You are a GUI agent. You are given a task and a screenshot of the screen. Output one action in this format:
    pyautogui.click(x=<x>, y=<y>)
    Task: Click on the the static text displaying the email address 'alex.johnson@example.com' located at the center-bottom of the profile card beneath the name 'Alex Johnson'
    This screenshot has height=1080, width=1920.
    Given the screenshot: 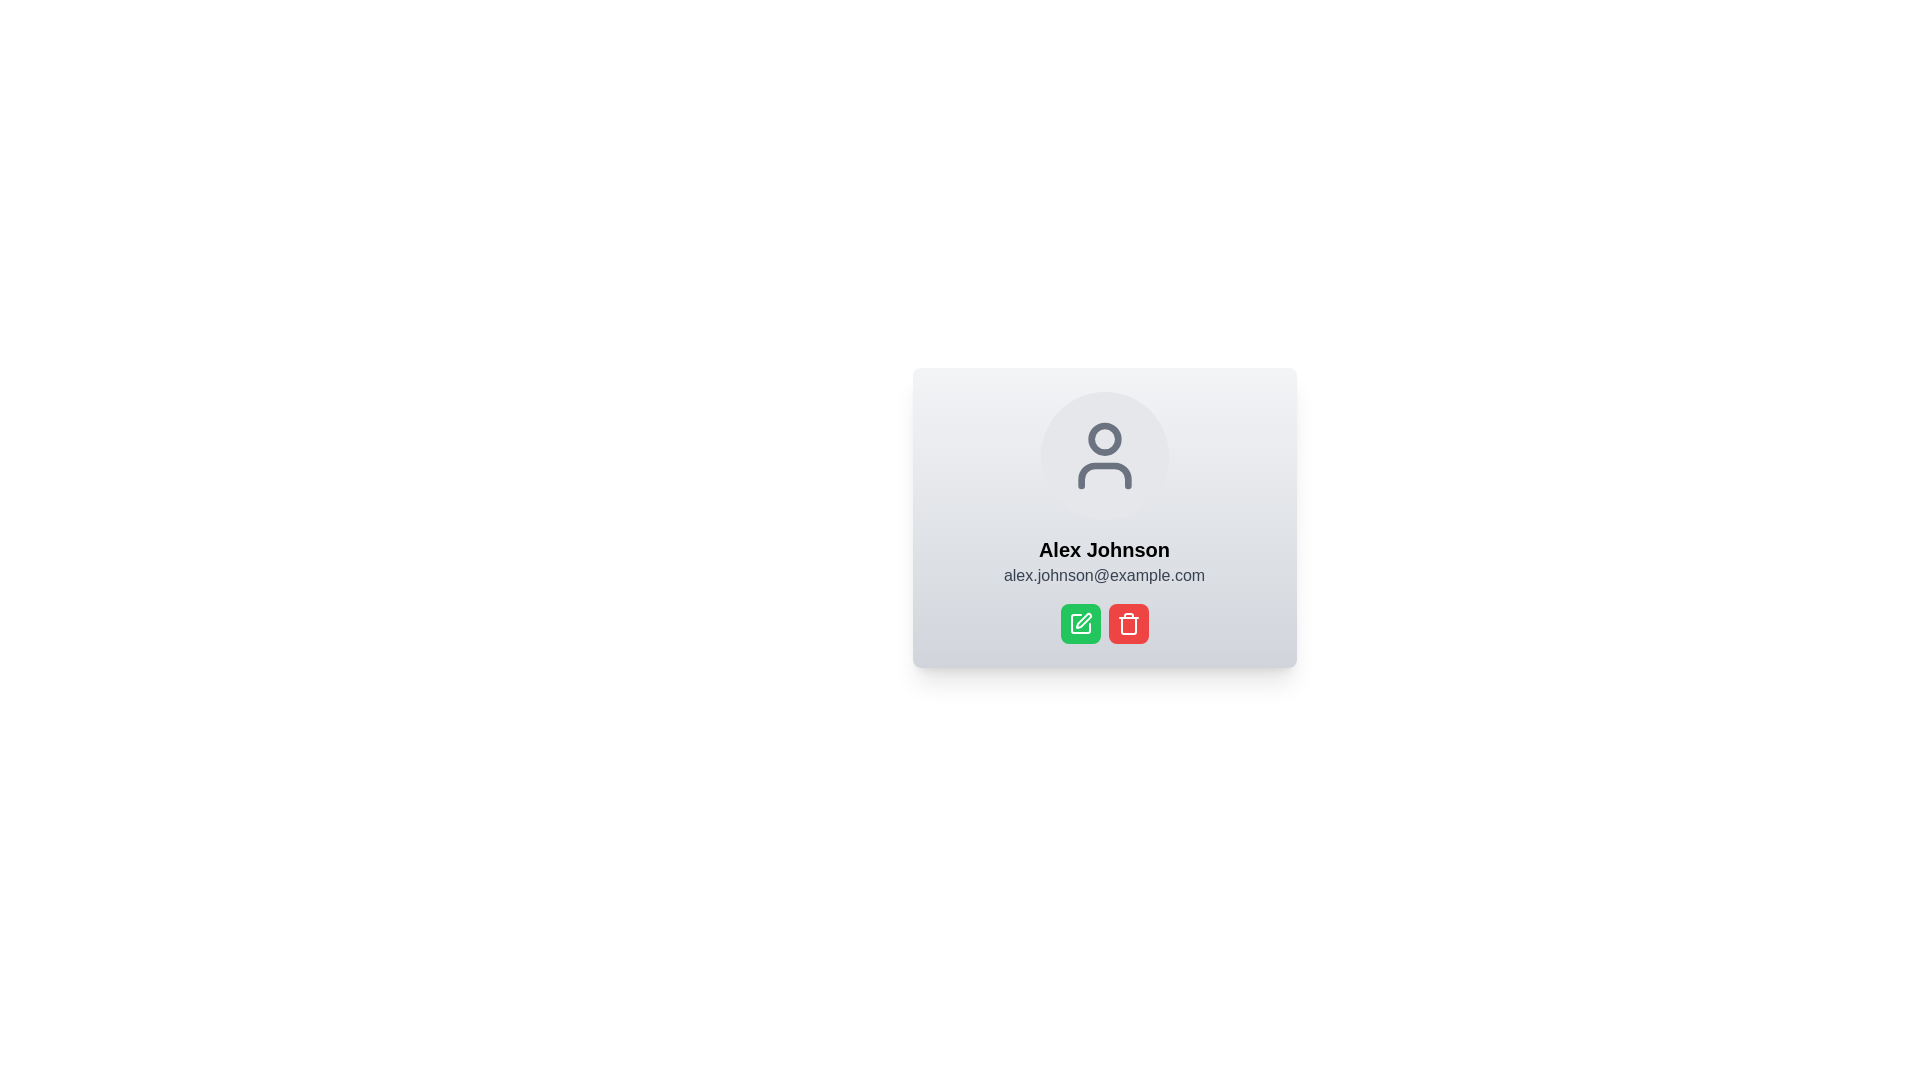 What is the action you would take?
    pyautogui.click(x=1103, y=575)
    